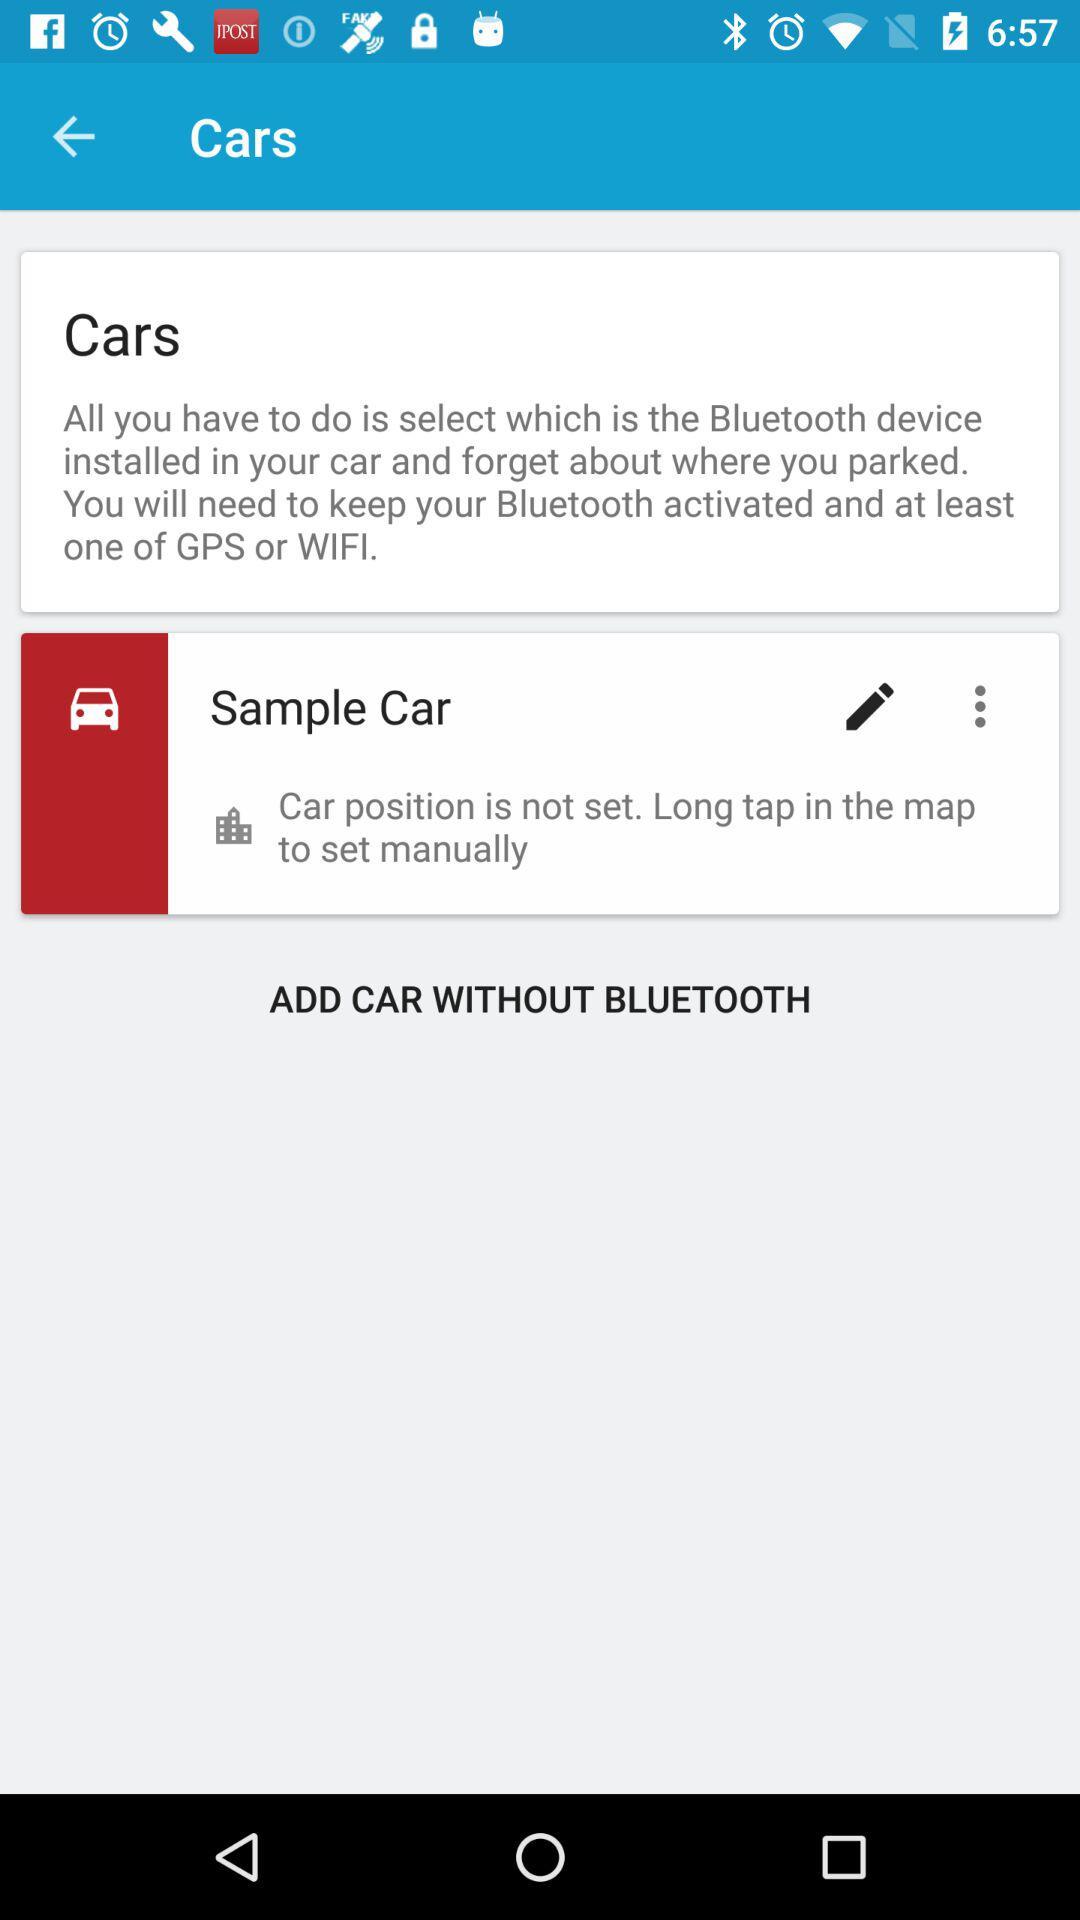 The height and width of the screenshot is (1920, 1080). I want to click on icon to the left of cars item, so click(72, 135).